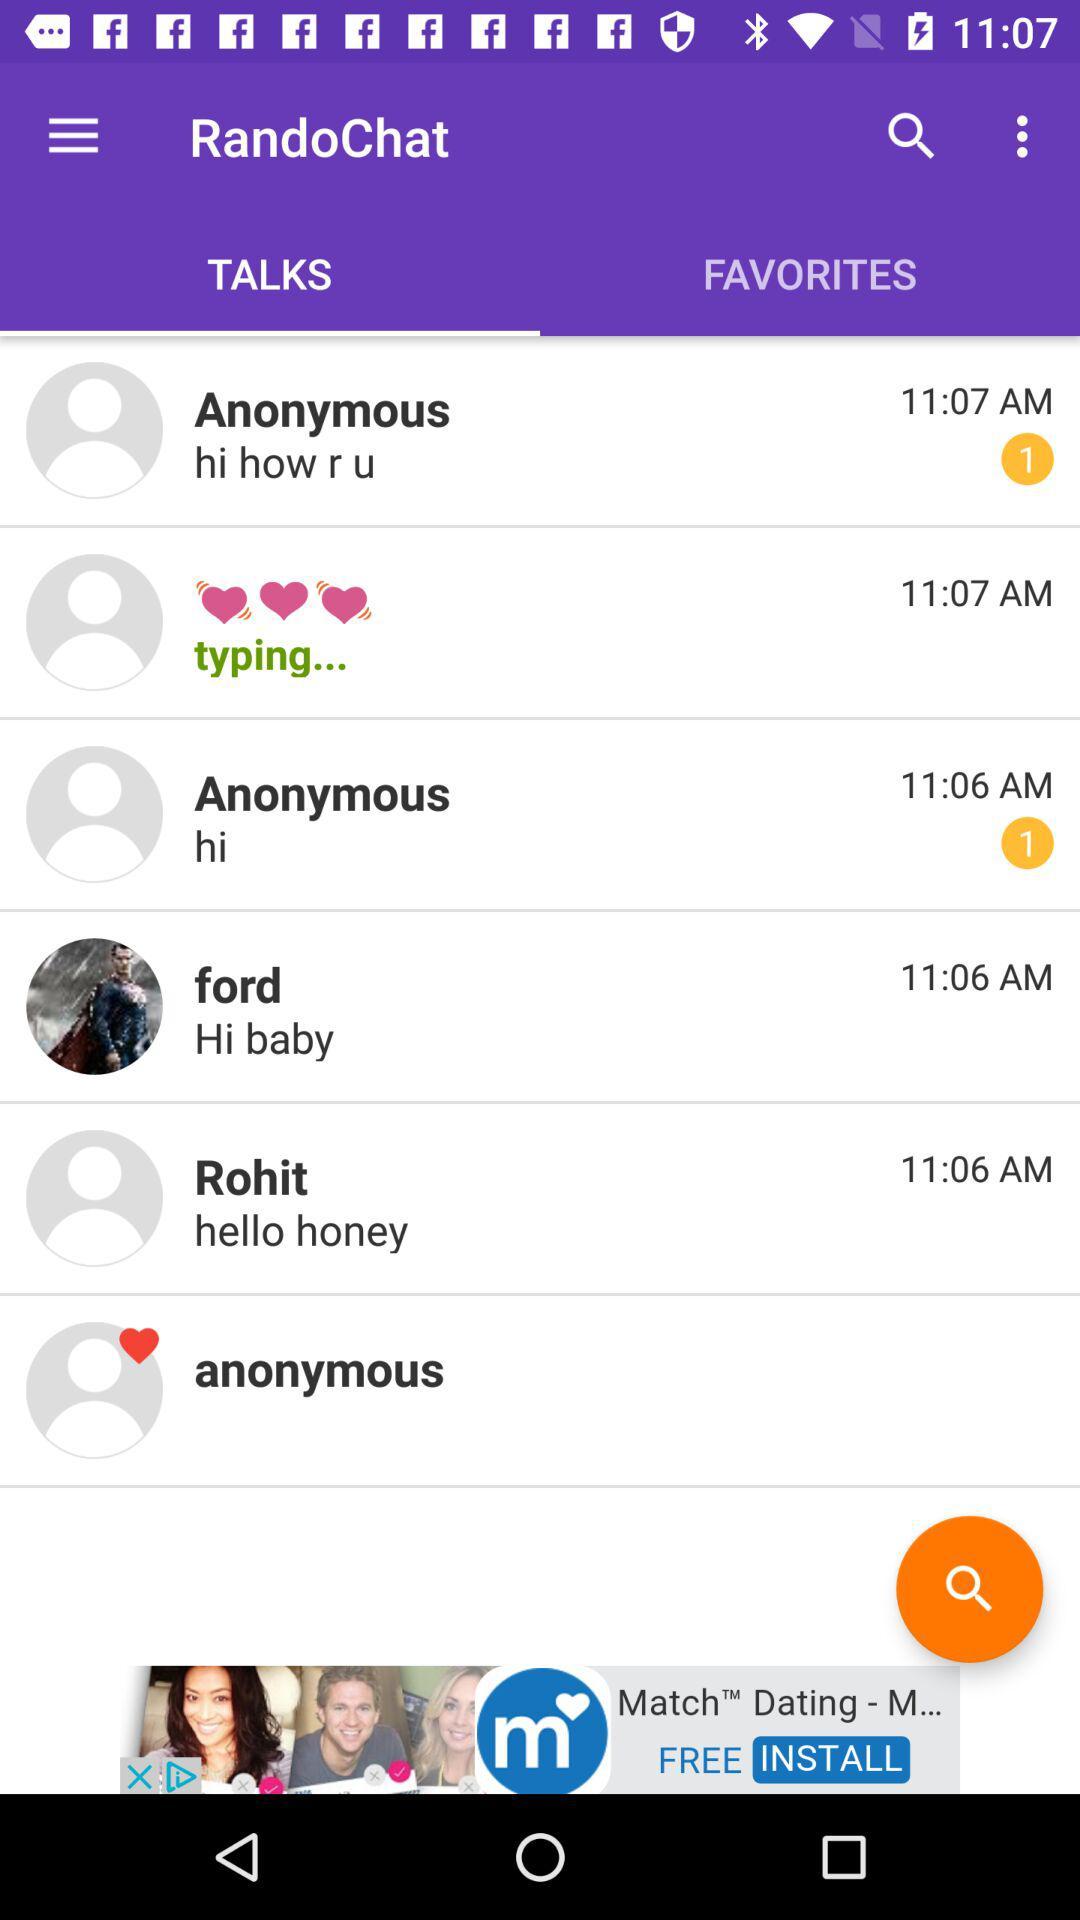  I want to click on anonymous, so click(94, 1389).